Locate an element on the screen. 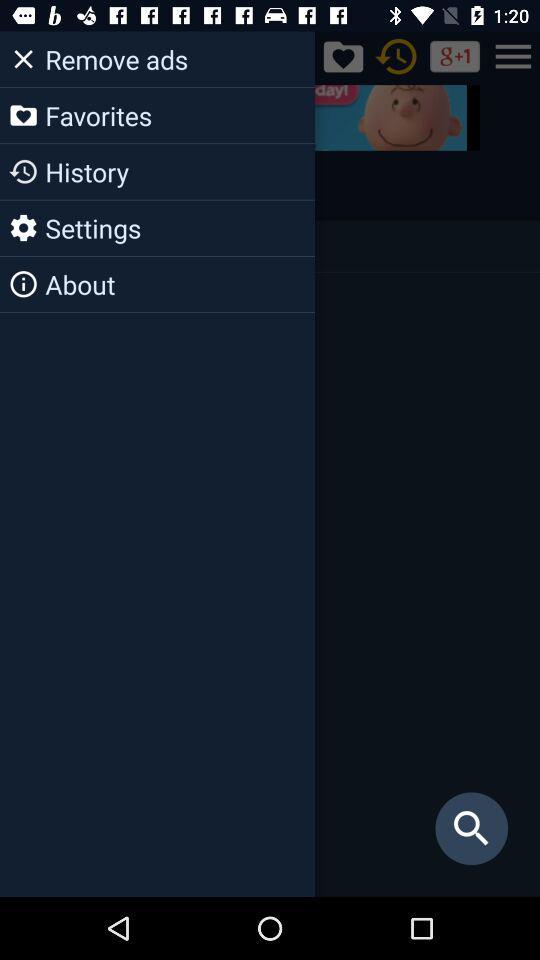 Image resolution: width=540 pixels, height=960 pixels. the menu icon is located at coordinates (513, 55).